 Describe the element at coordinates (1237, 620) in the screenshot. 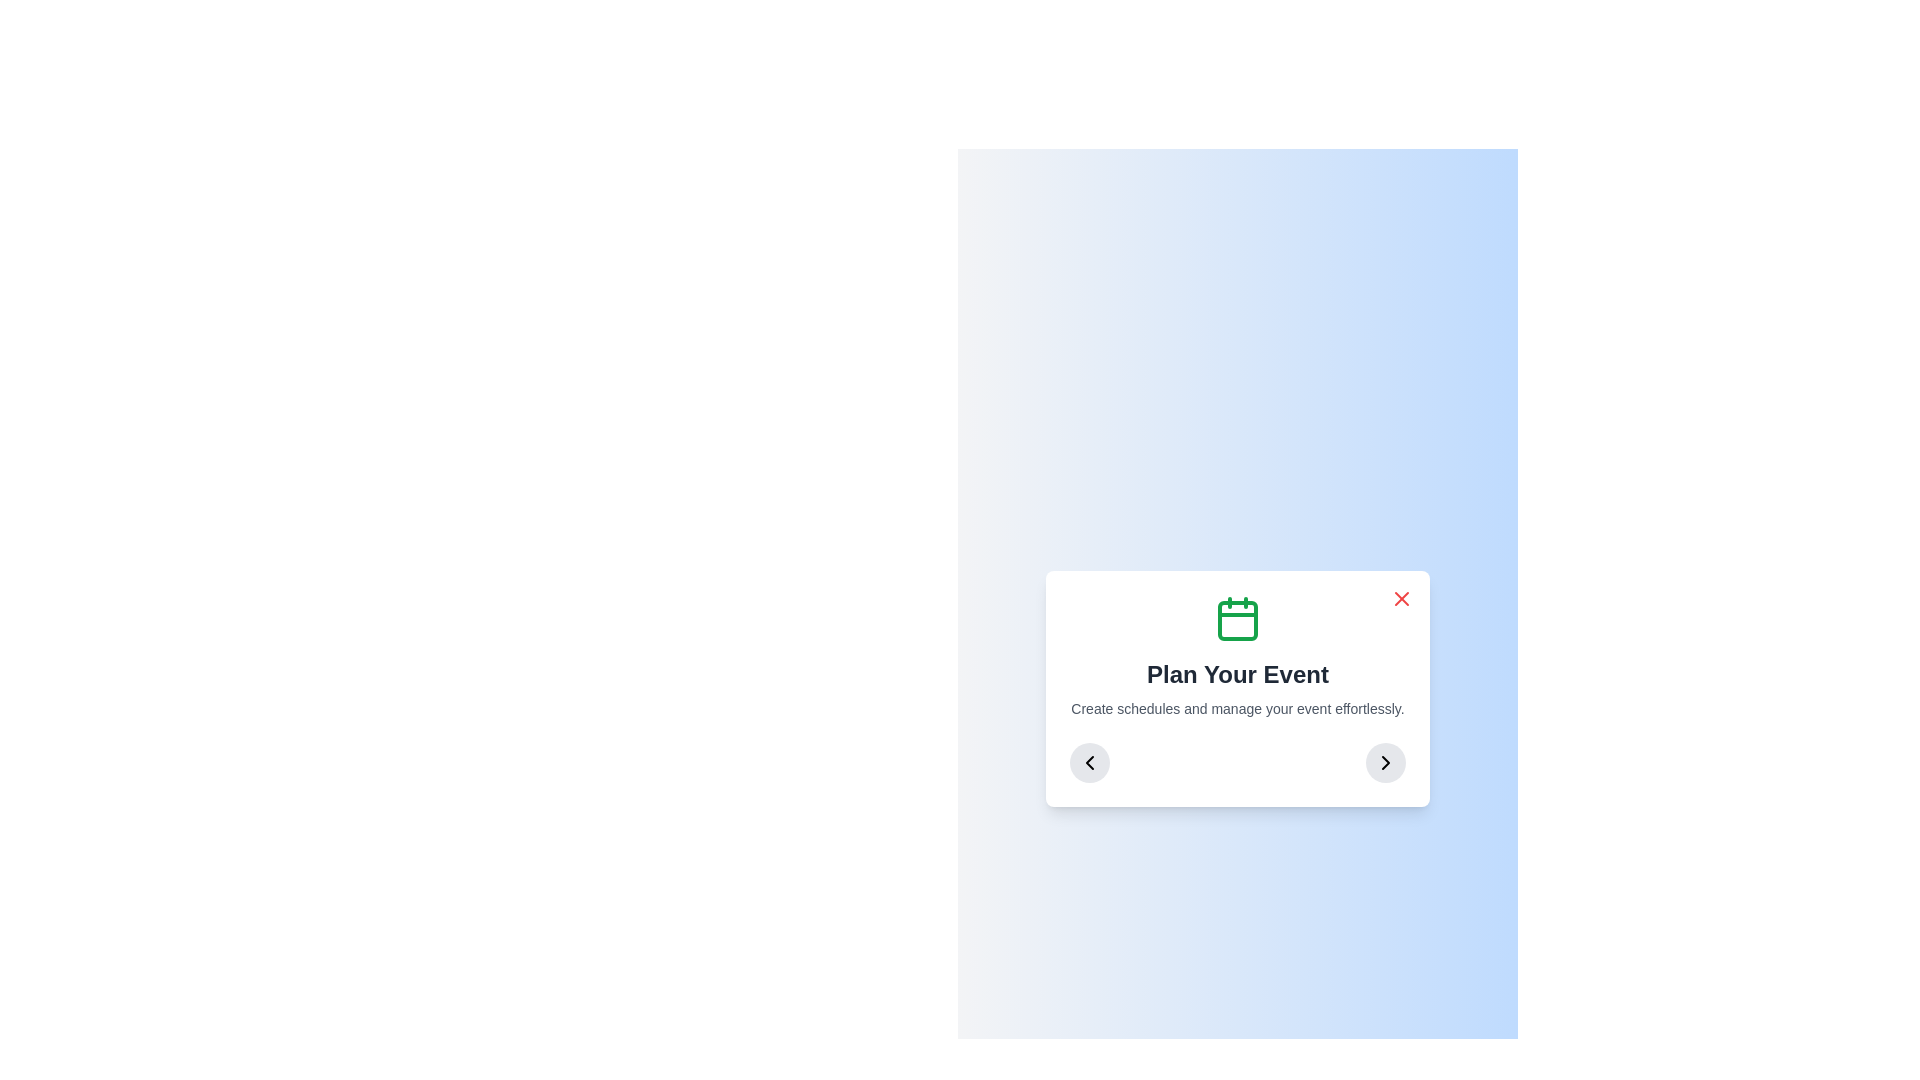

I see `the central area of the calendar icon, represented by the SVG rectangle, which visually depicts a date or event` at that location.